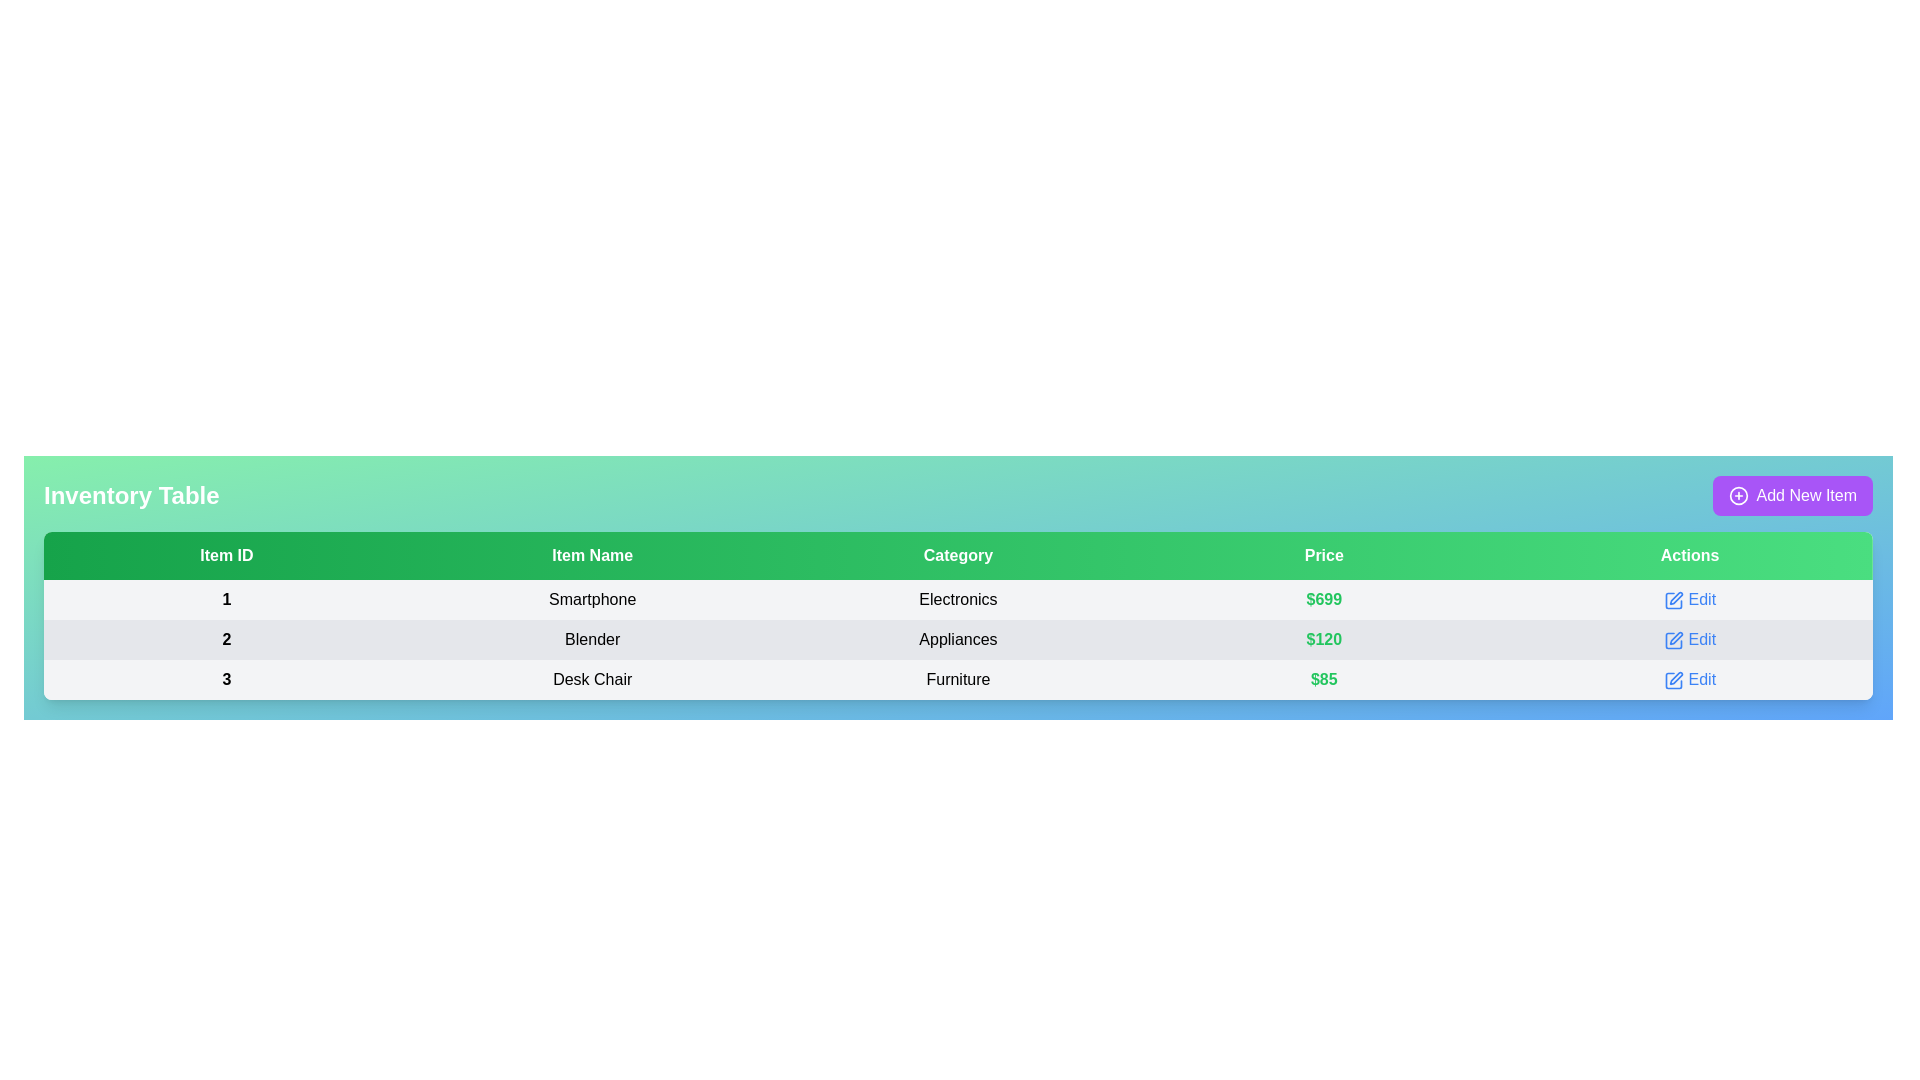 The height and width of the screenshot is (1080, 1920). I want to click on the graphical icon representing an edit or customization action located in the farthest row under the 'Actions' column of the table, so click(1674, 679).